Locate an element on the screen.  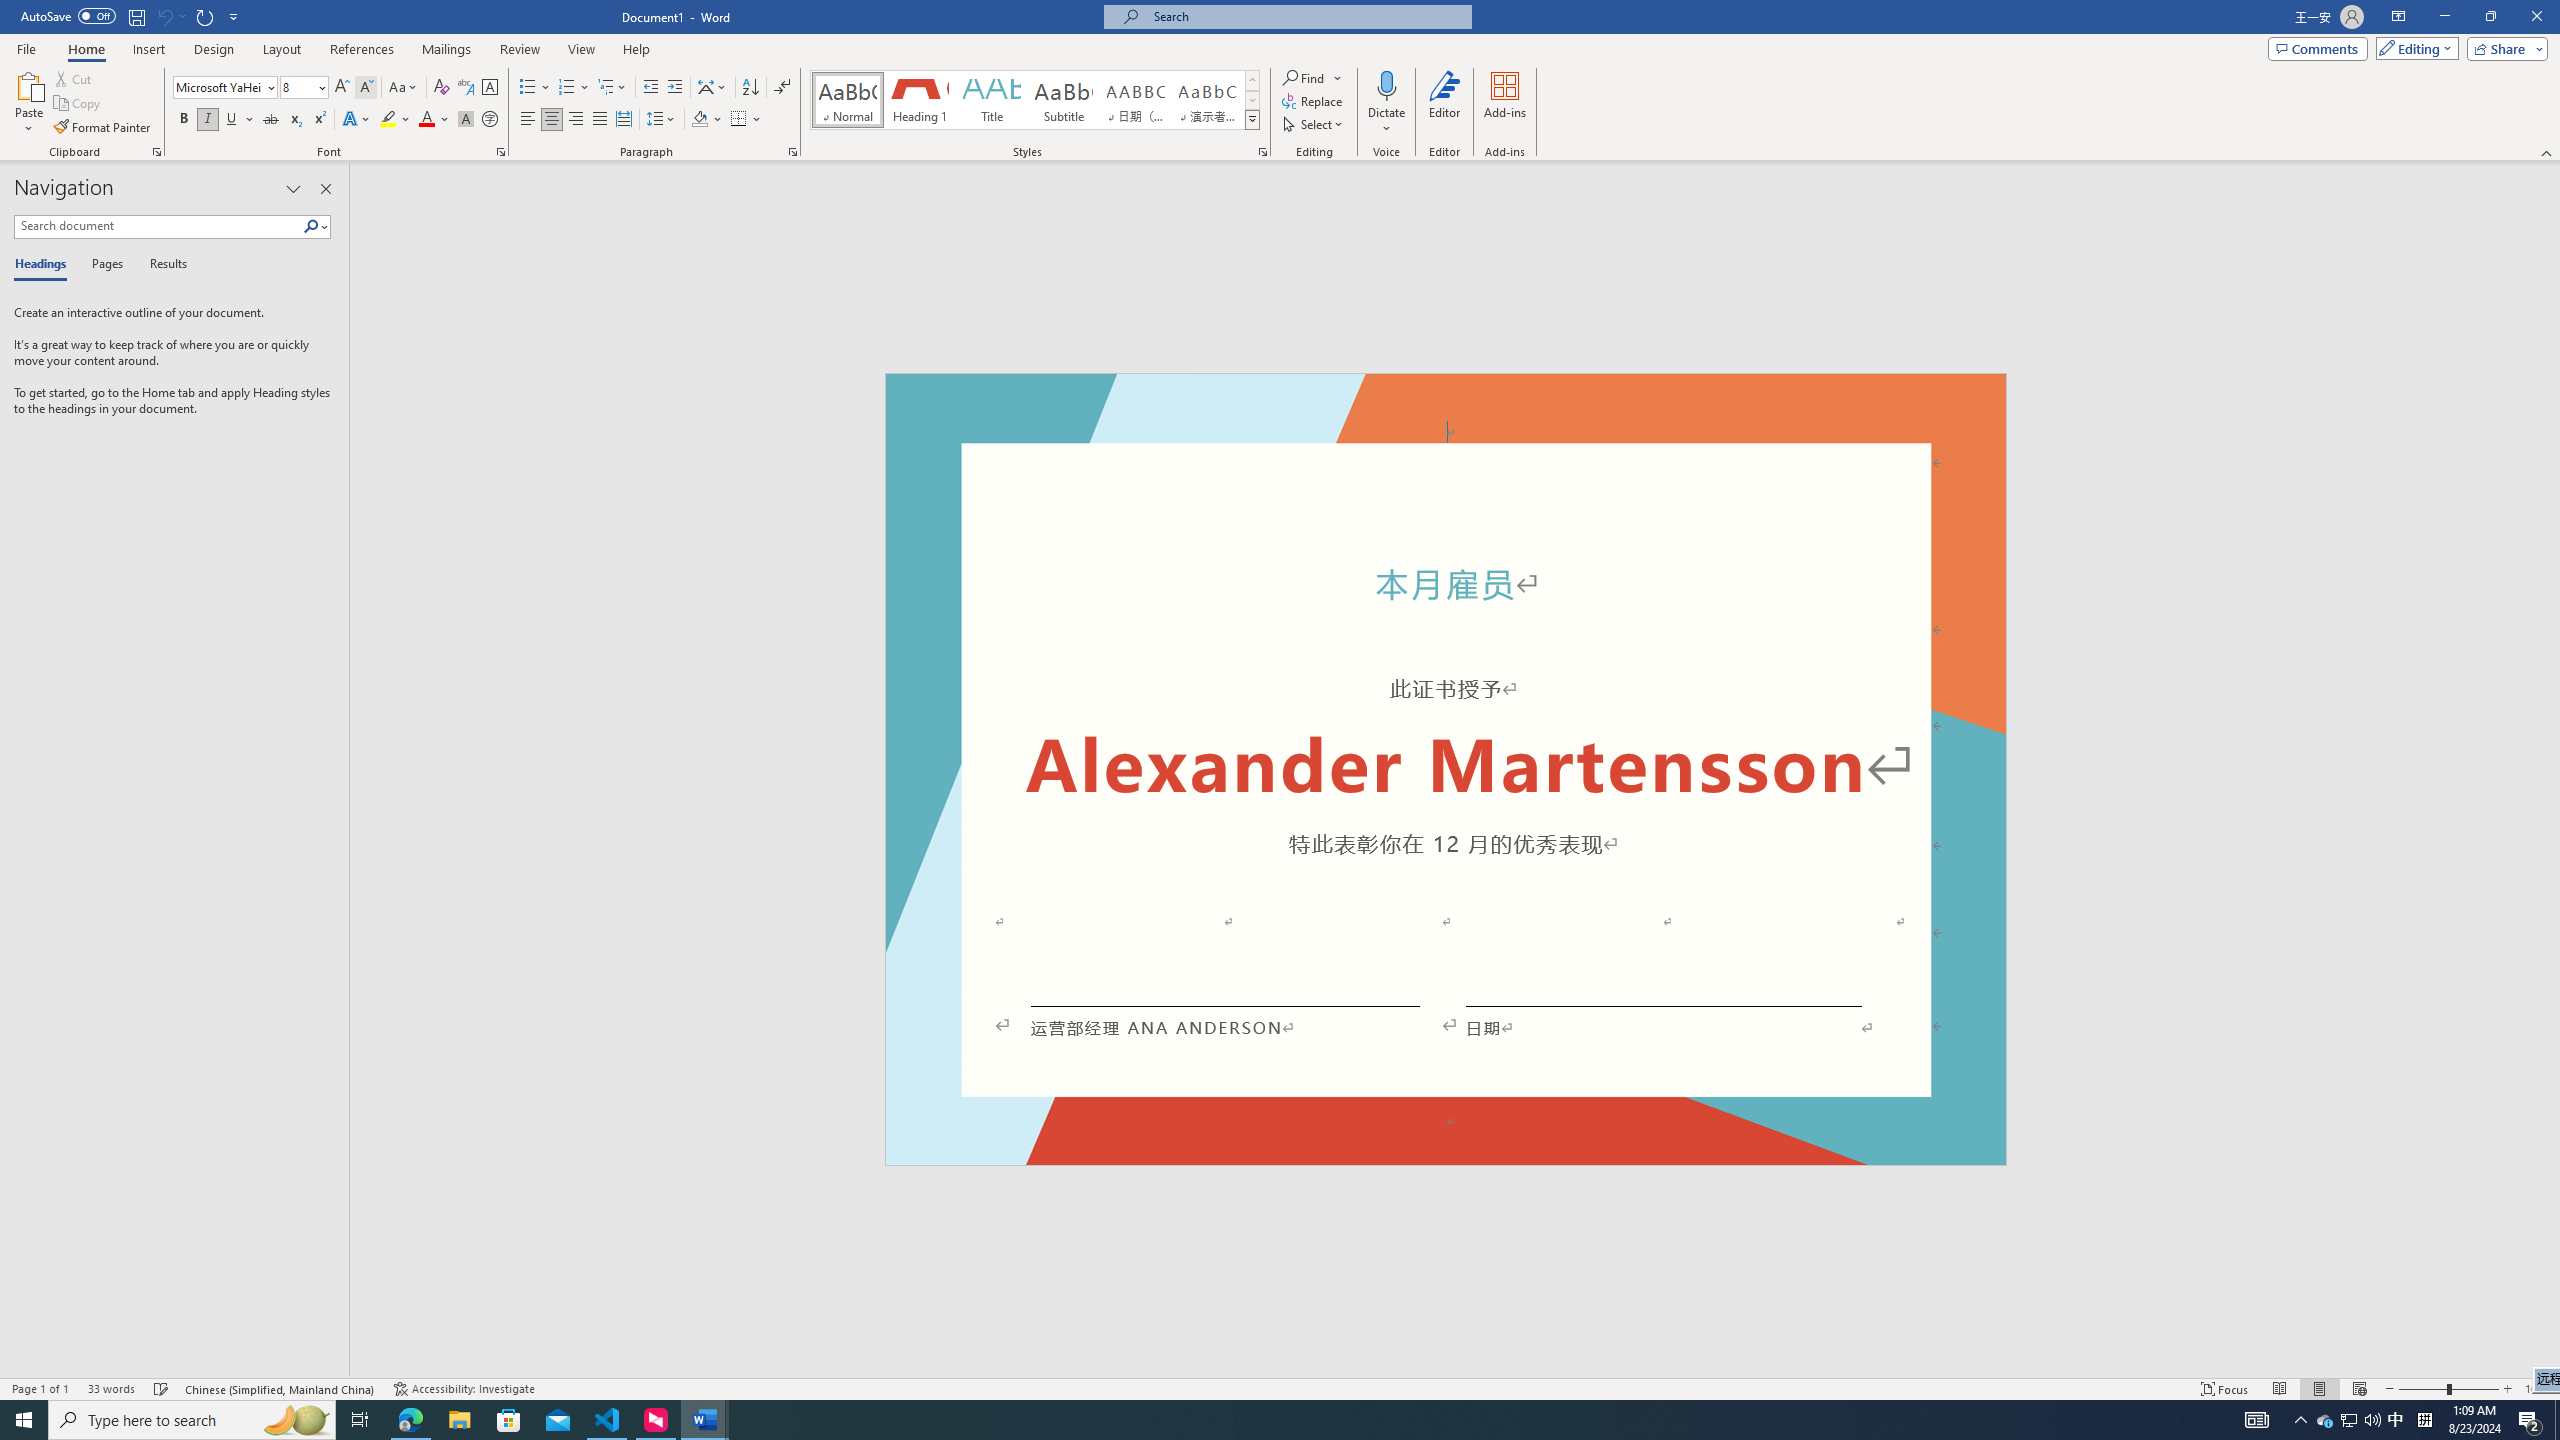
'Spelling and Grammar Check Checking' is located at coordinates (162, 1389).